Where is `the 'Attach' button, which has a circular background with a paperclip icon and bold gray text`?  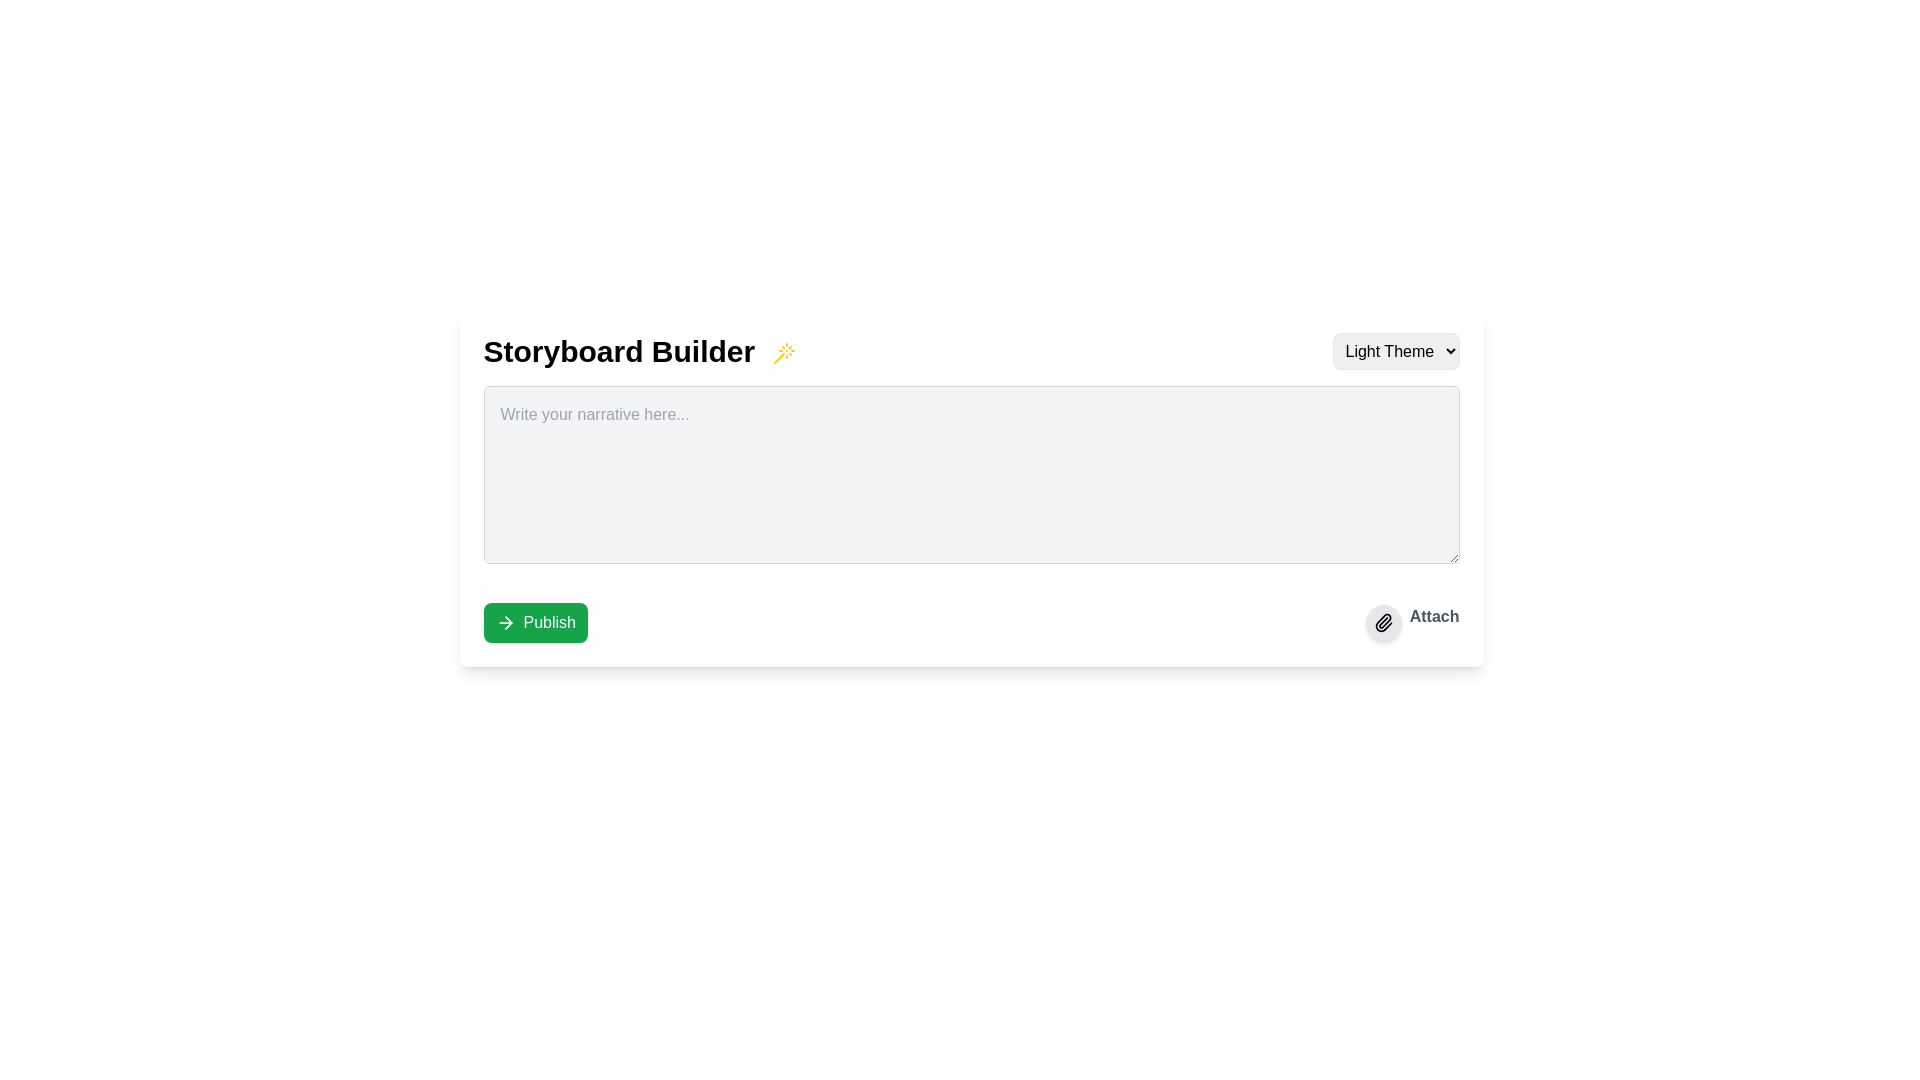
the 'Attach' button, which has a circular background with a paperclip icon and bold gray text is located at coordinates (1411, 622).